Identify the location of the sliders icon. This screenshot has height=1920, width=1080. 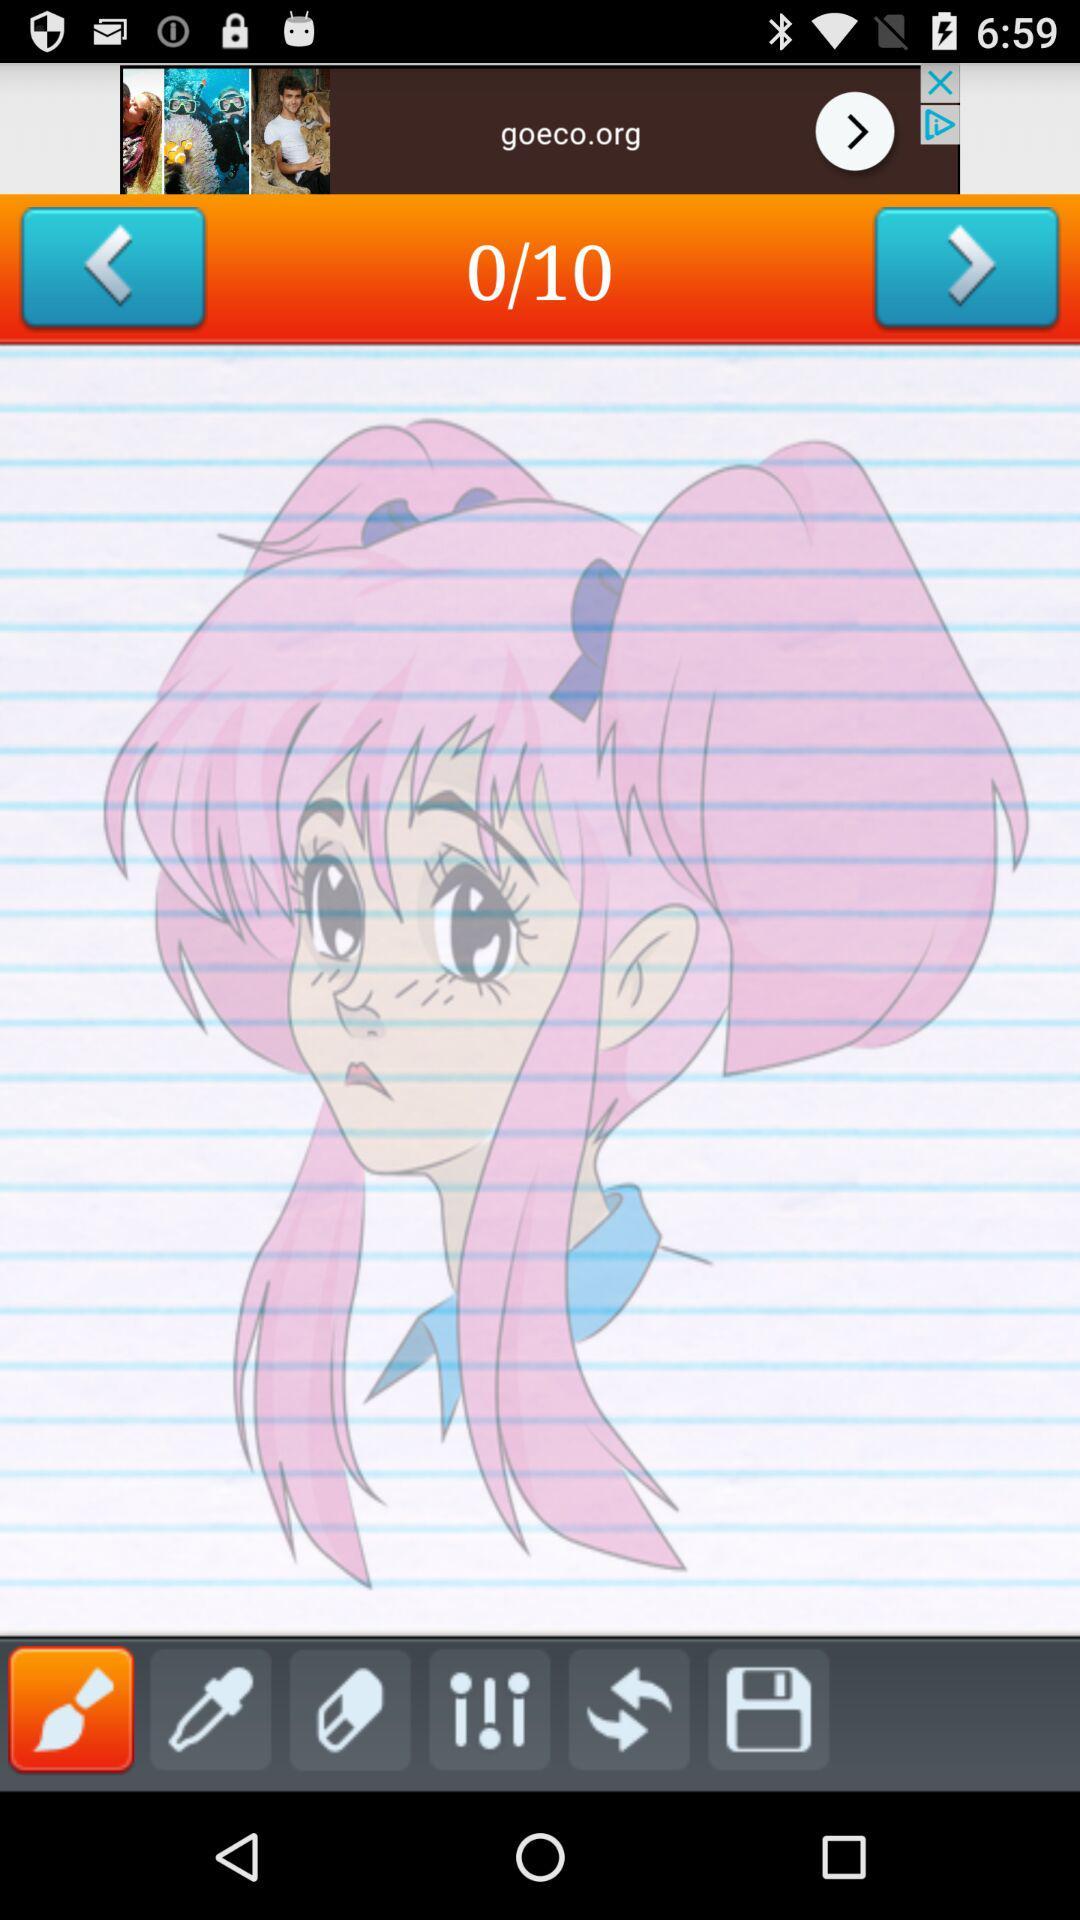
(489, 1830).